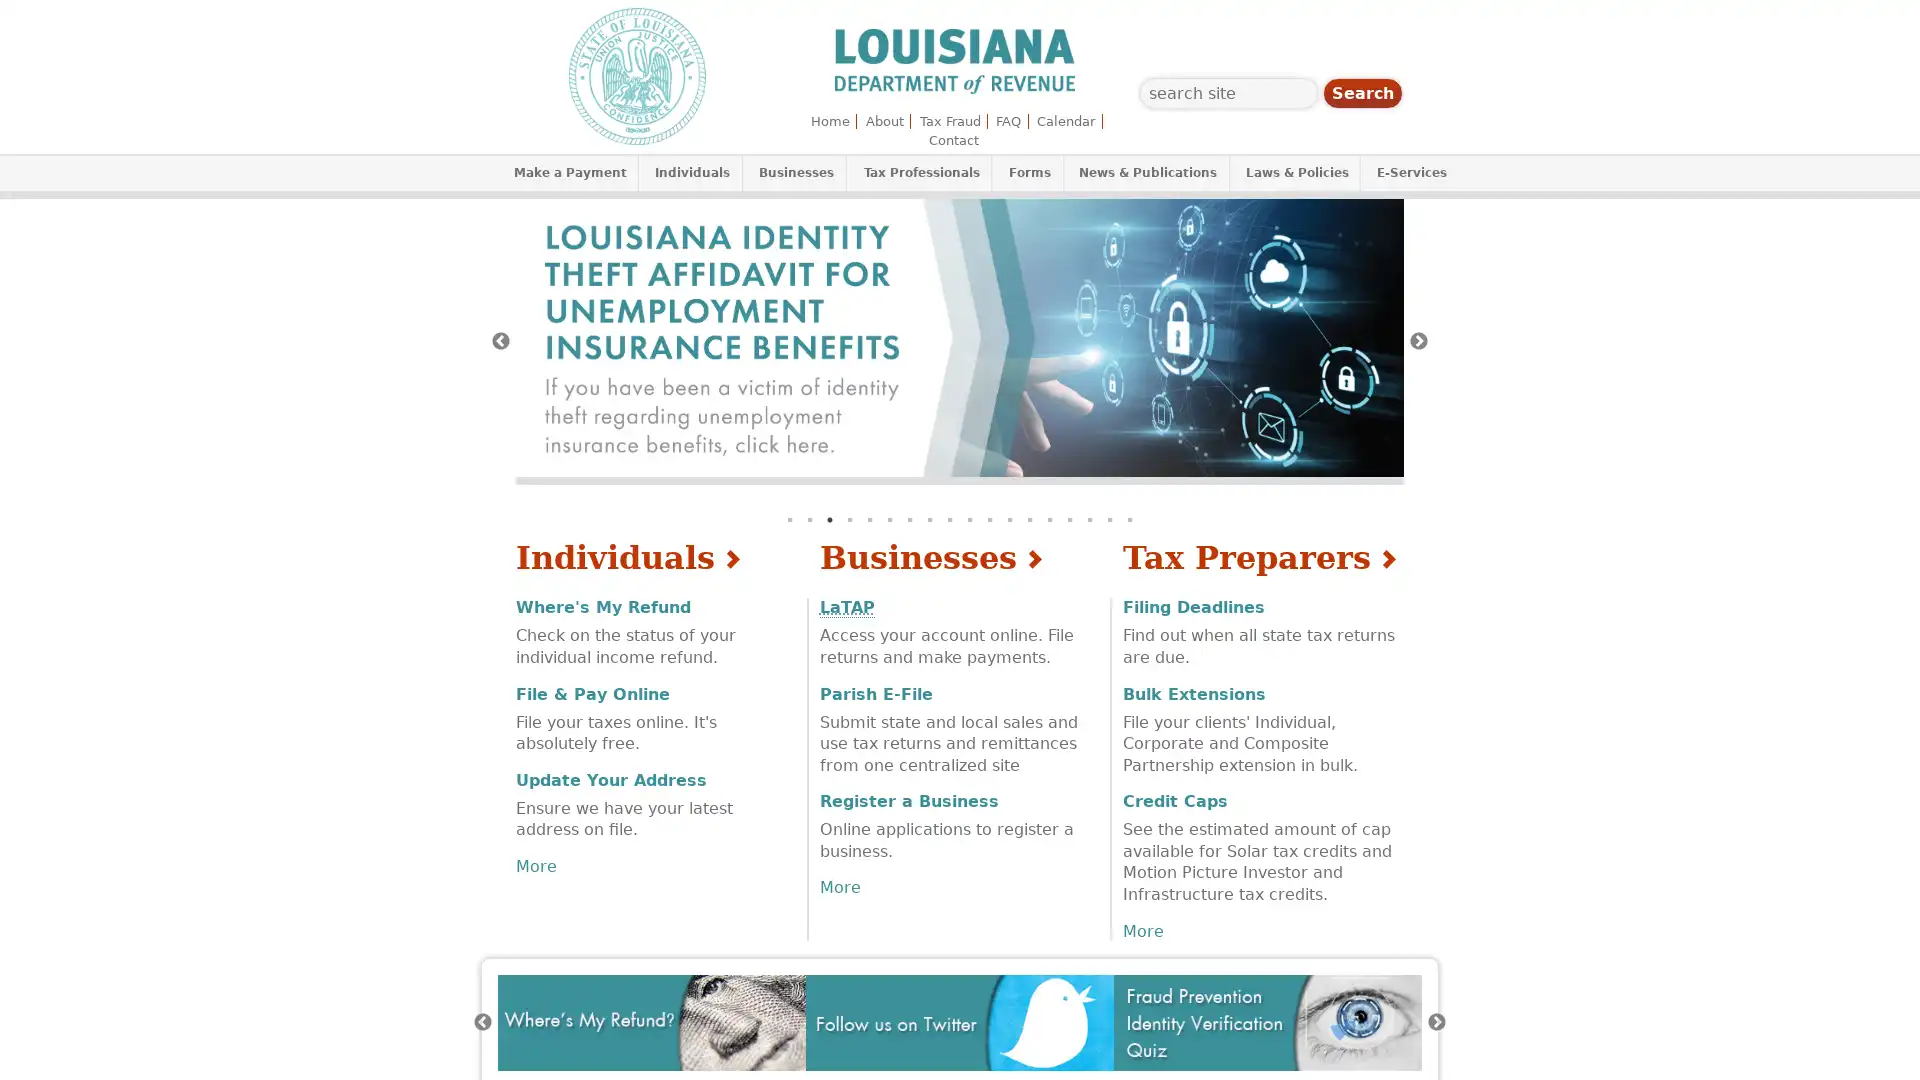 The width and height of the screenshot is (1920, 1080). What do you see at coordinates (949, 519) in the screenshot?
I see `9` at bounding box center [949, 519].